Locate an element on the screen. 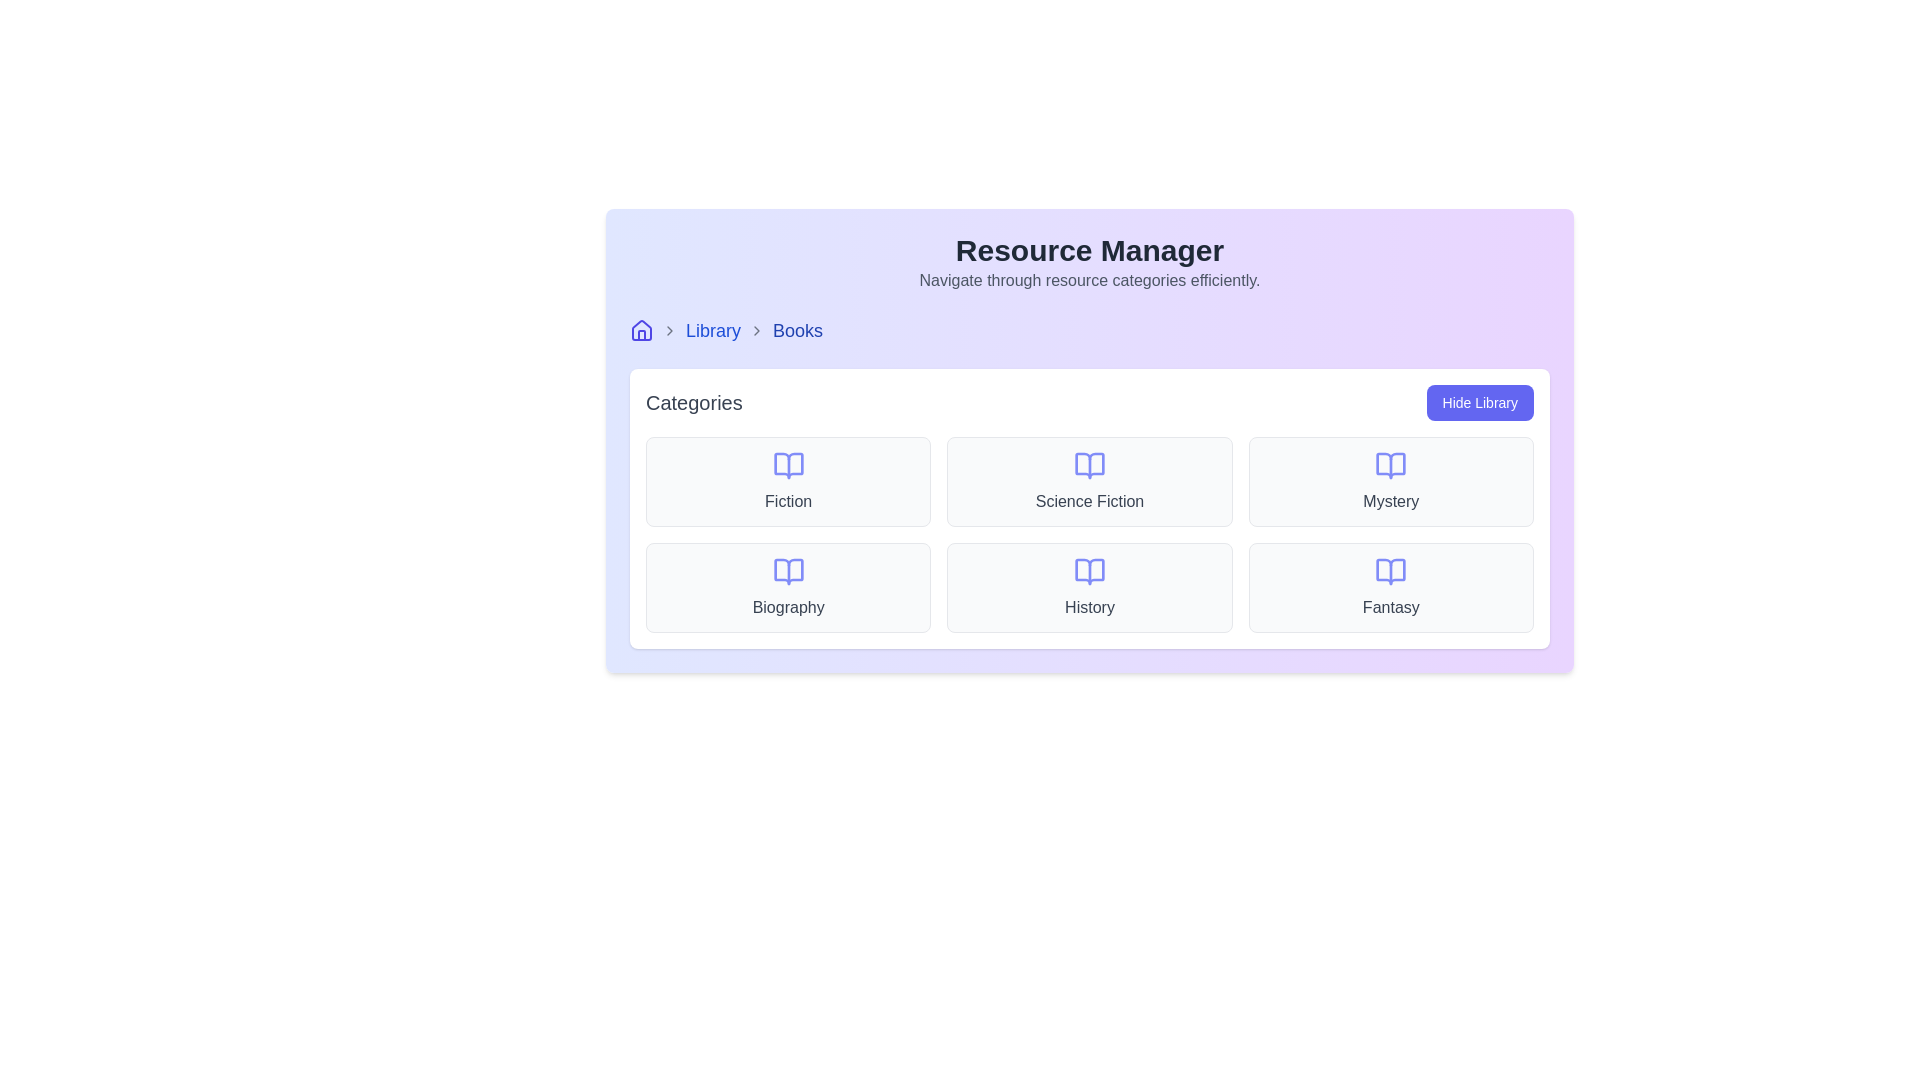 This screenshot has height=1080, width=1920. the 'History' category card is located at coordinates (1088, 586).